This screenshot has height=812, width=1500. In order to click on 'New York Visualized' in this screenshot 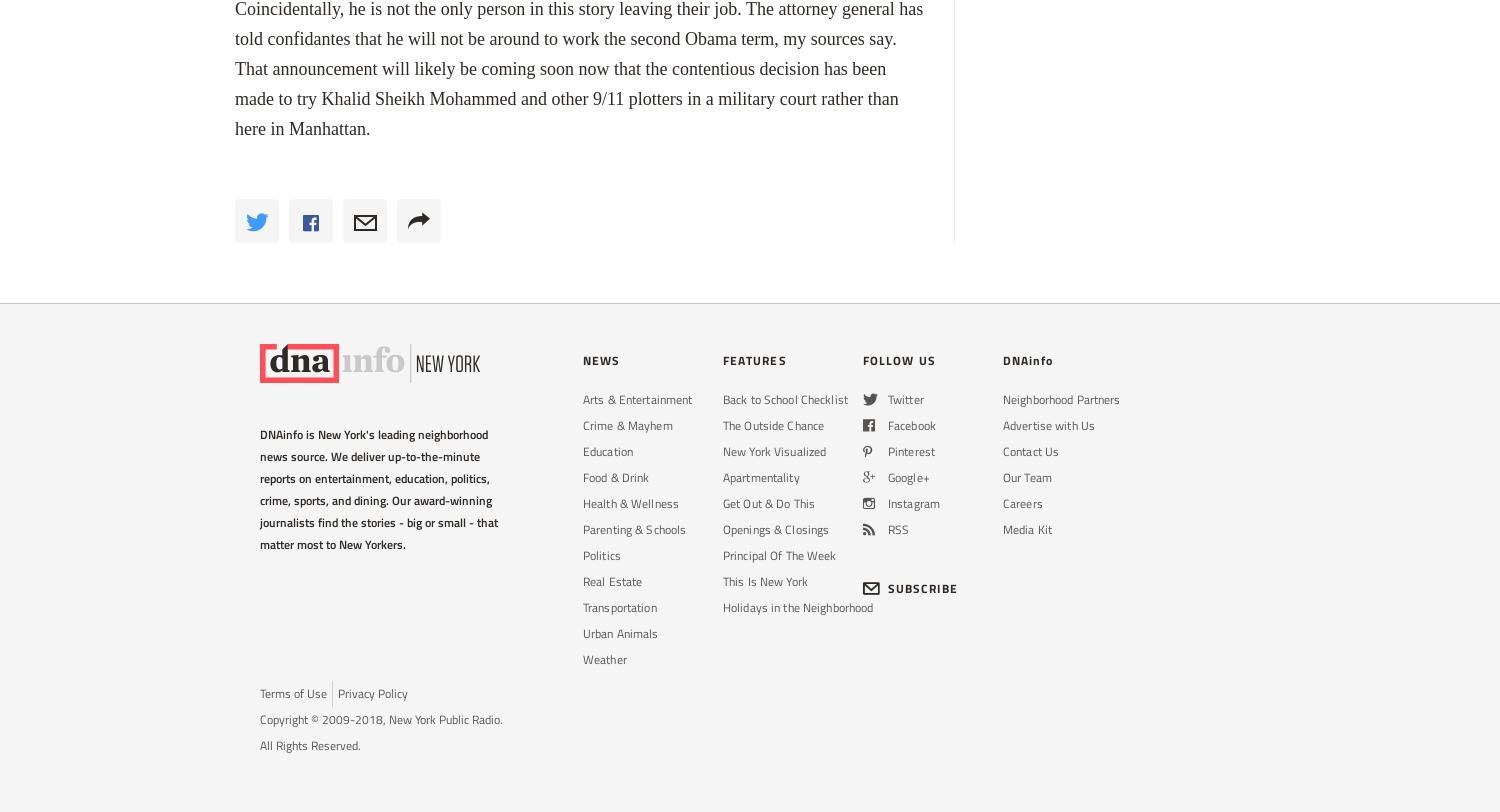, I will do `click(774, 450)`.